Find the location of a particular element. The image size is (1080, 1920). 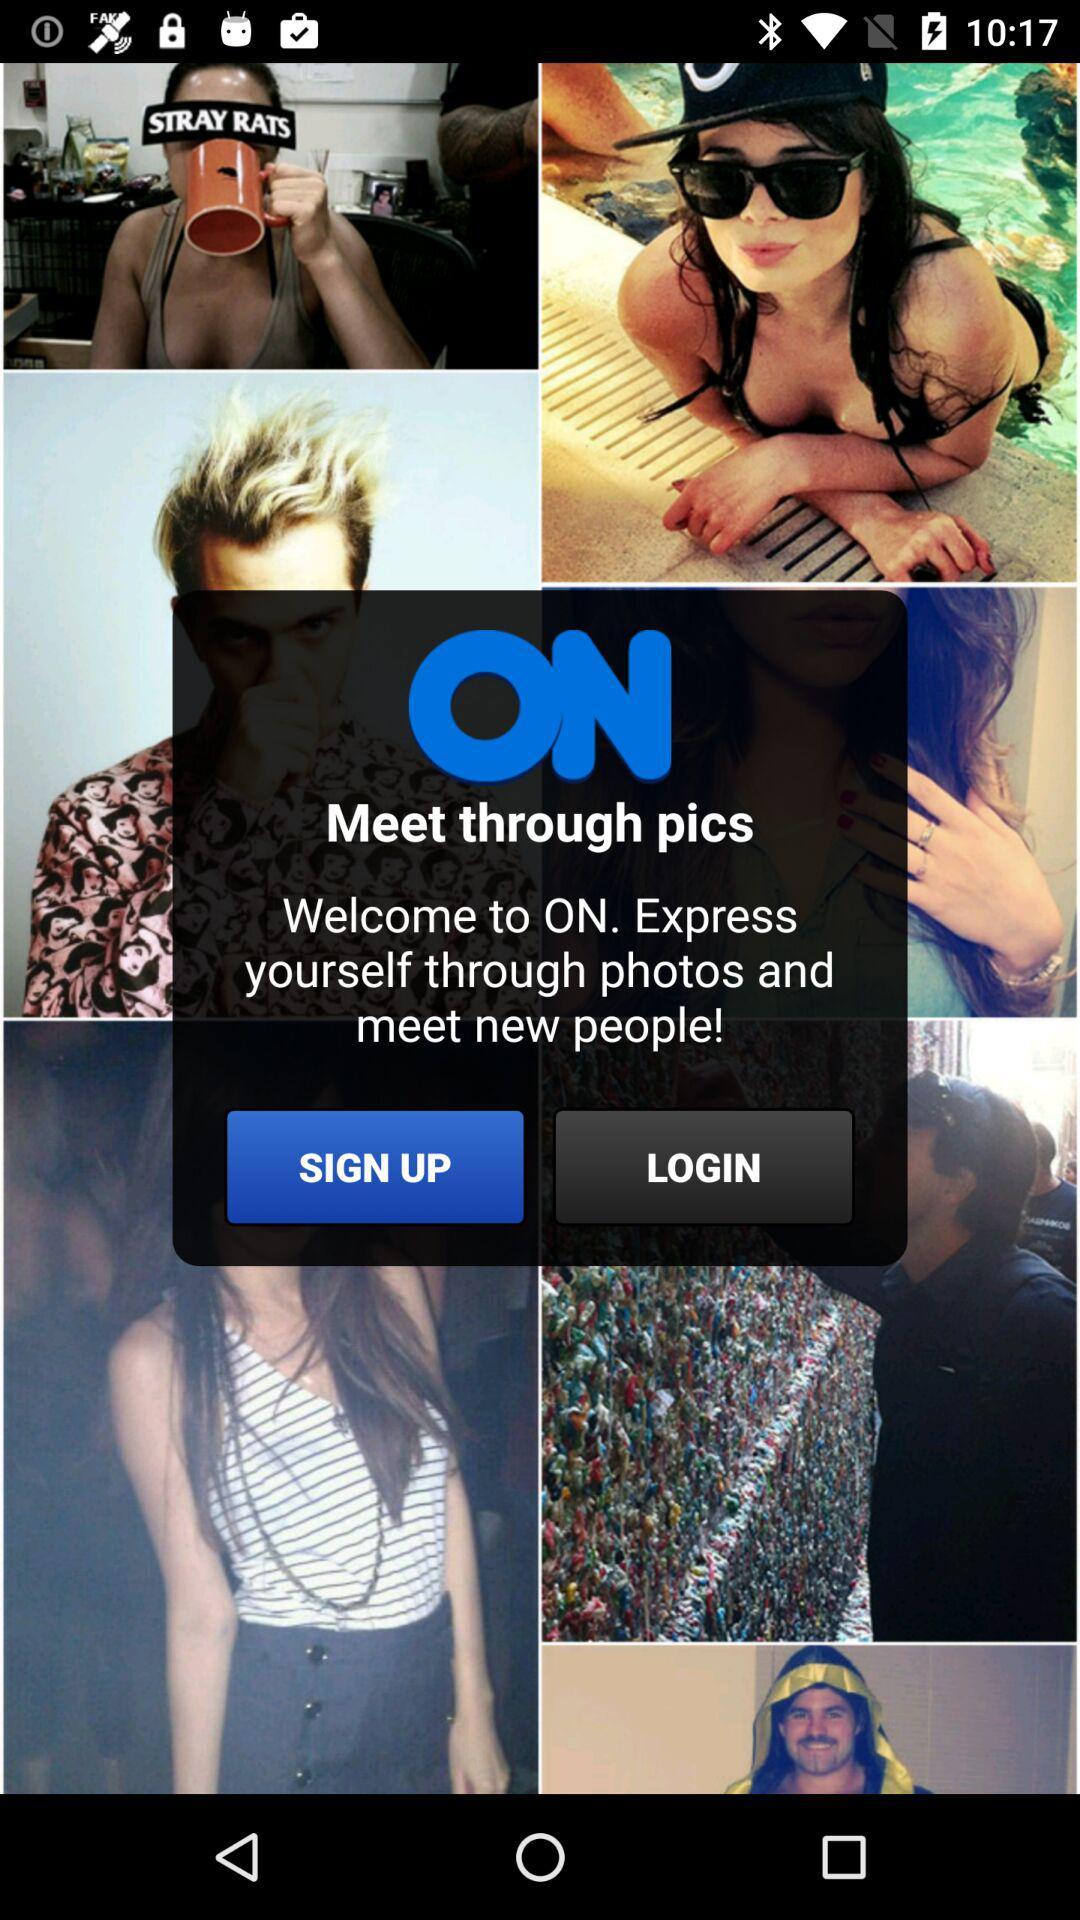

the login item is located at coordinates (702, 1166).